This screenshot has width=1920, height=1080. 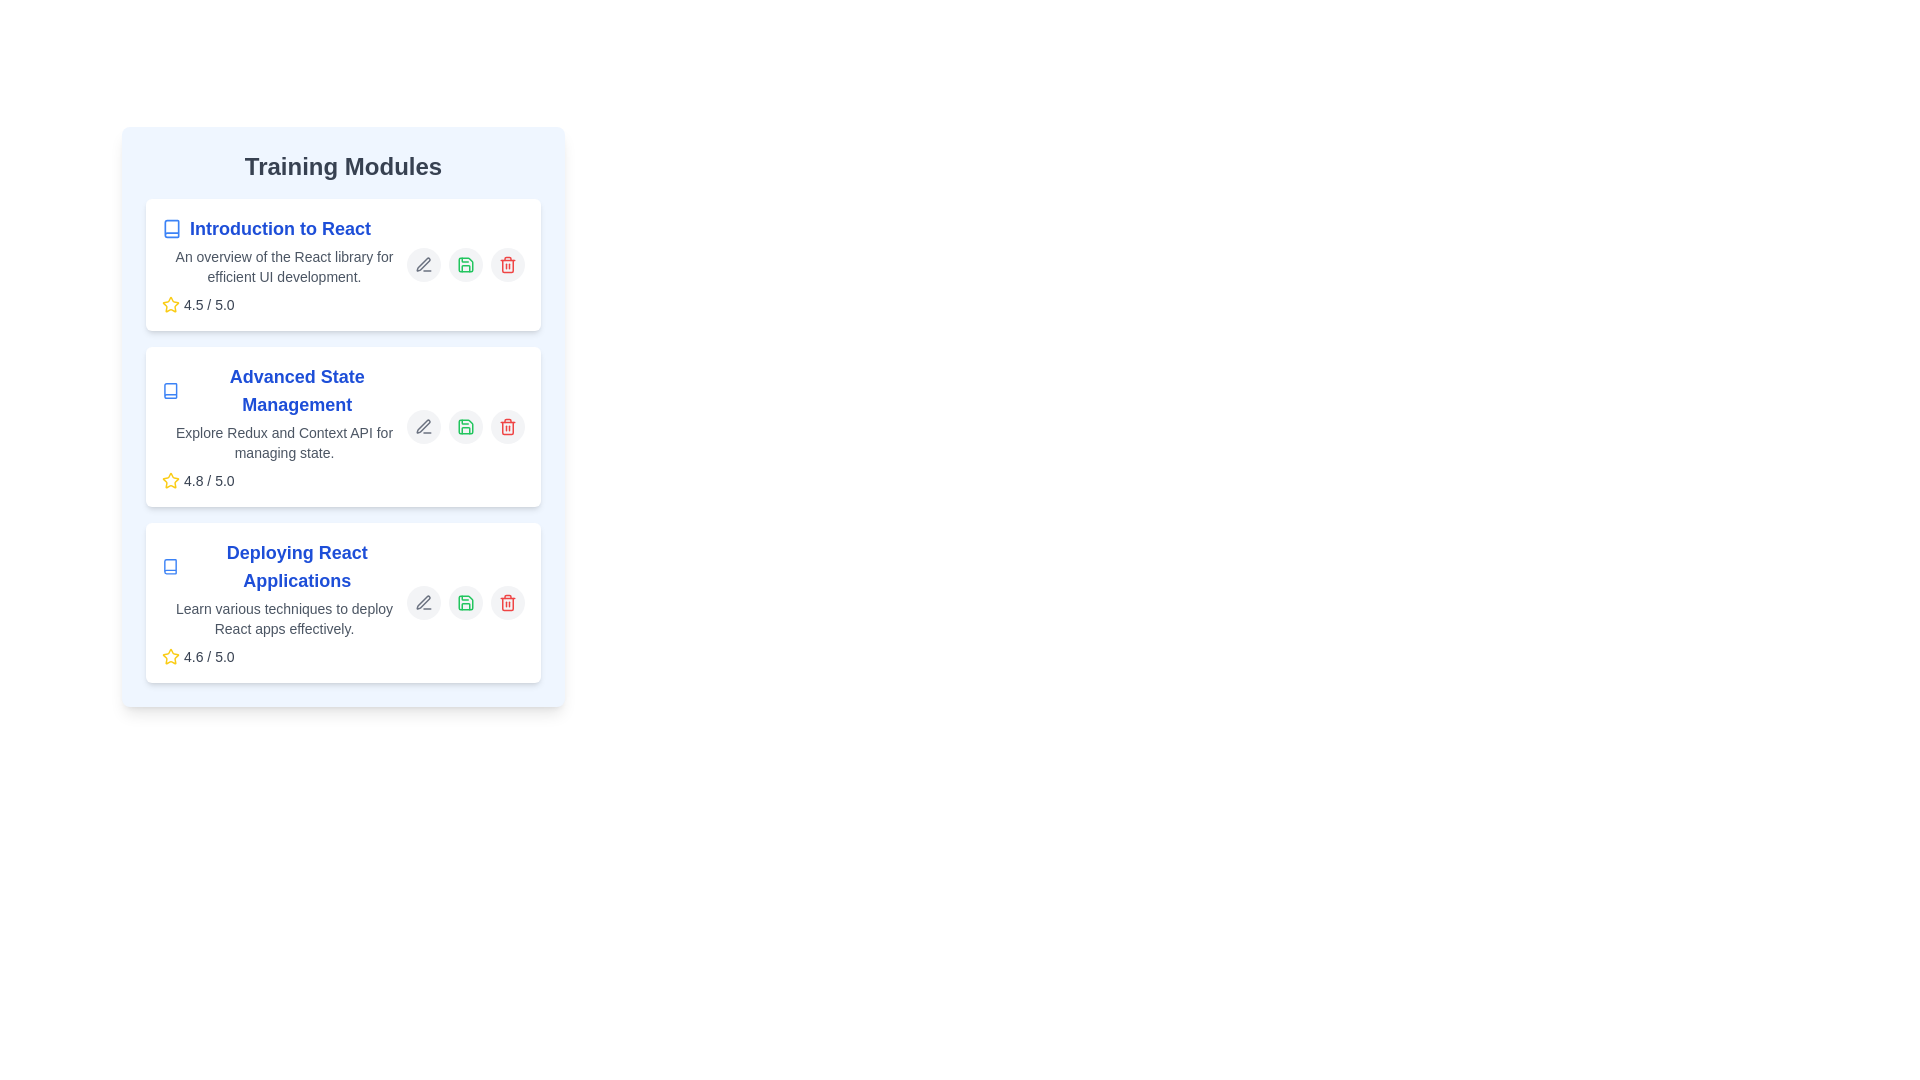 What do you see at coordinates (422, 264) in the screenshot?
I see `the circular button with a pen icon, located to the right of the 'Introduction to React' module header` at bounding box center [422, 264].